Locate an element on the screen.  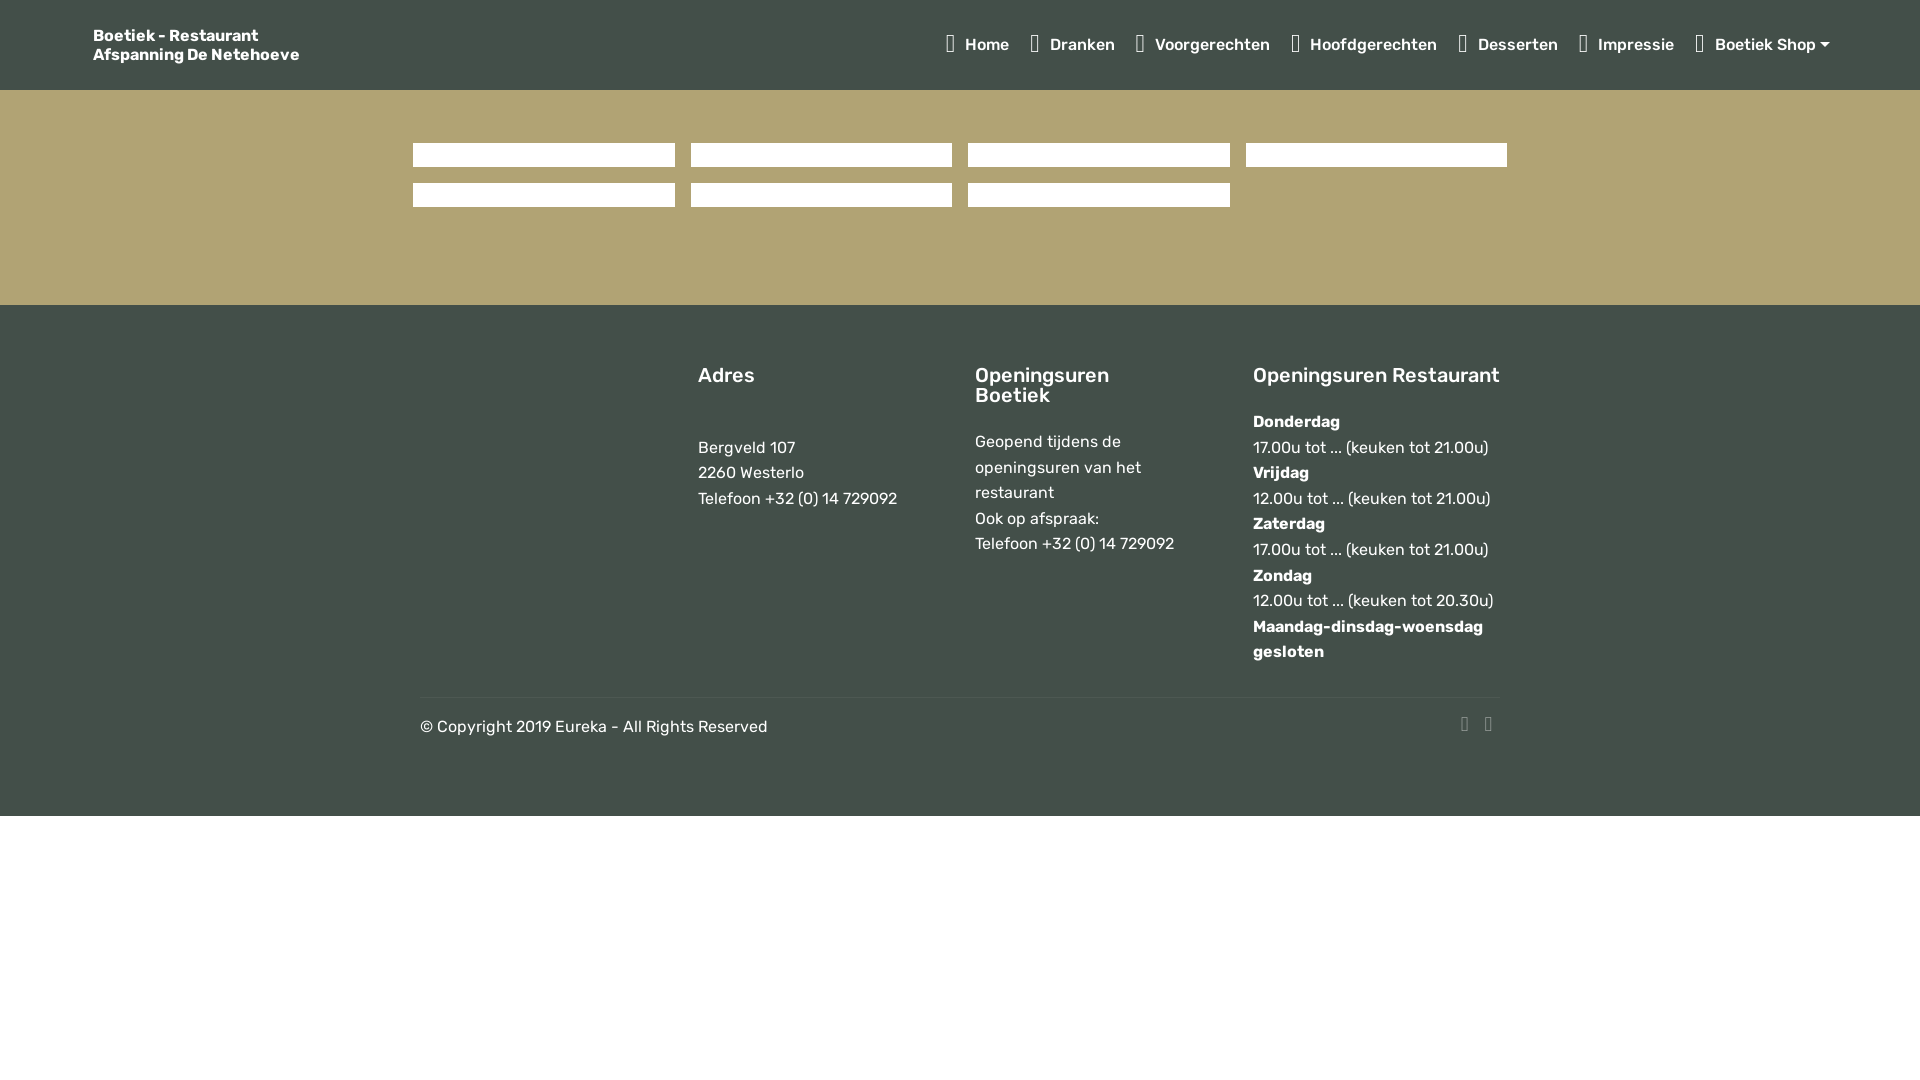
'Impressie' is located at coordinates (1627, 45).